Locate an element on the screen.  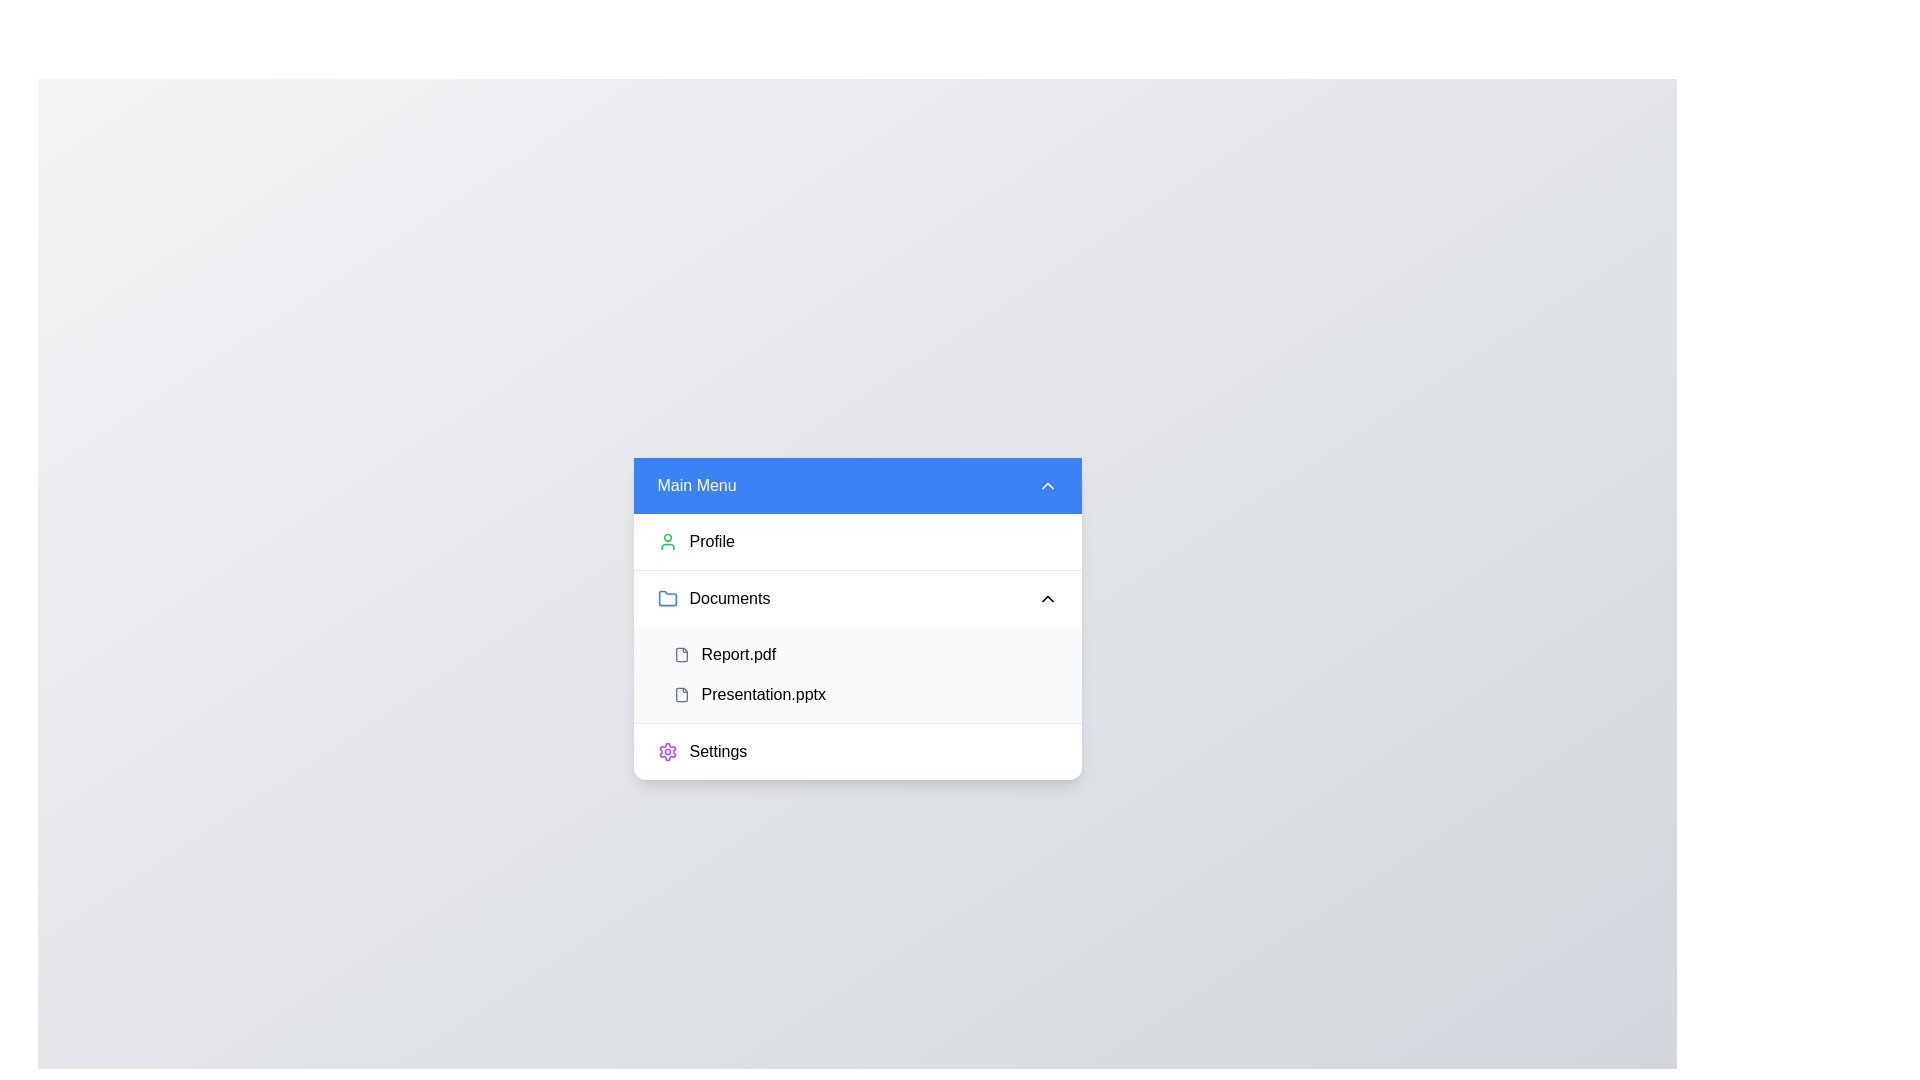
the 'Documents' text label with icon, which is the second item in the vertical menu list in the 'Main Menu' is located at coordinates (714, 597).